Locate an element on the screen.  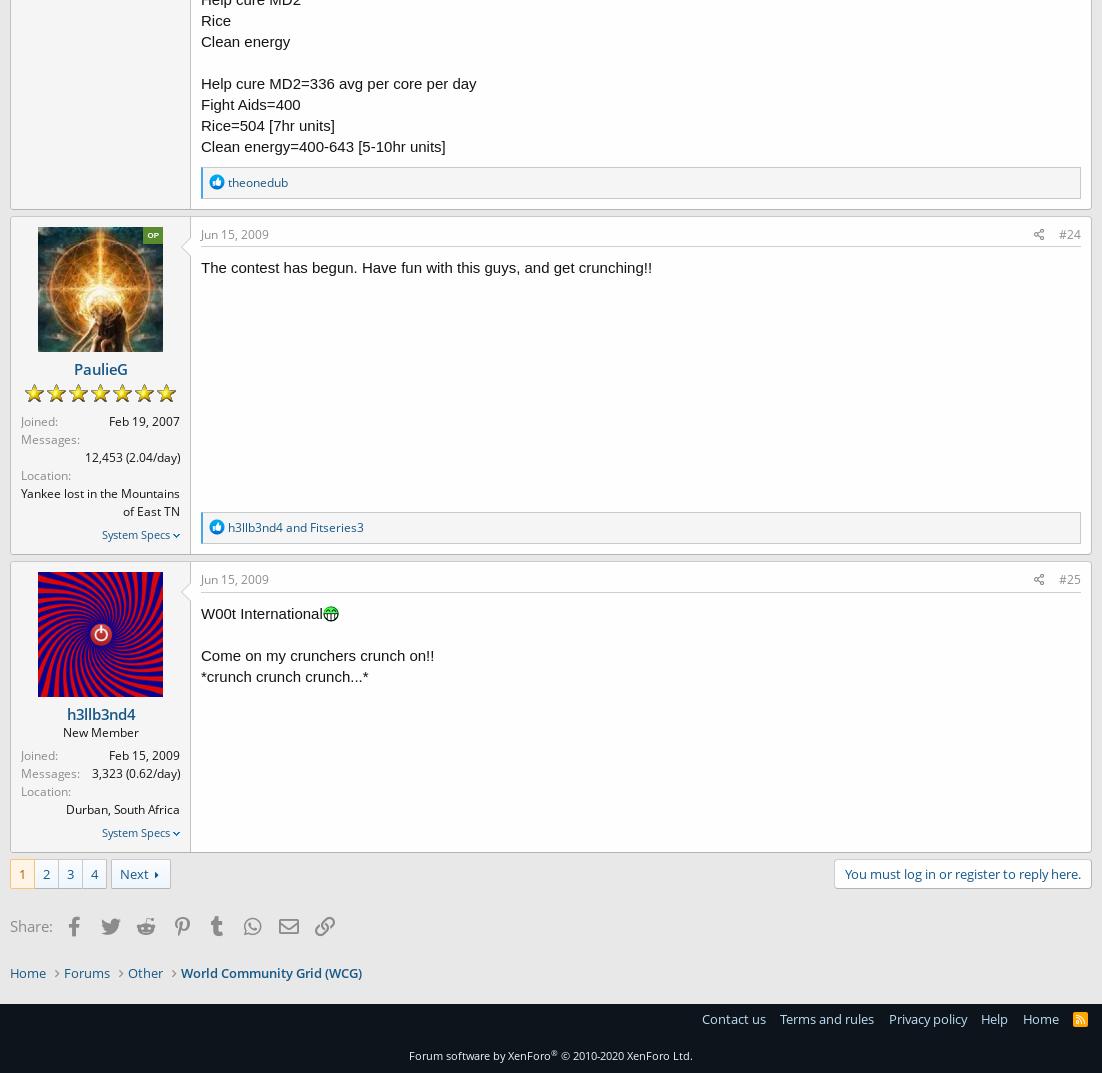
'Clean energy' is located at coordinates (244, 39).